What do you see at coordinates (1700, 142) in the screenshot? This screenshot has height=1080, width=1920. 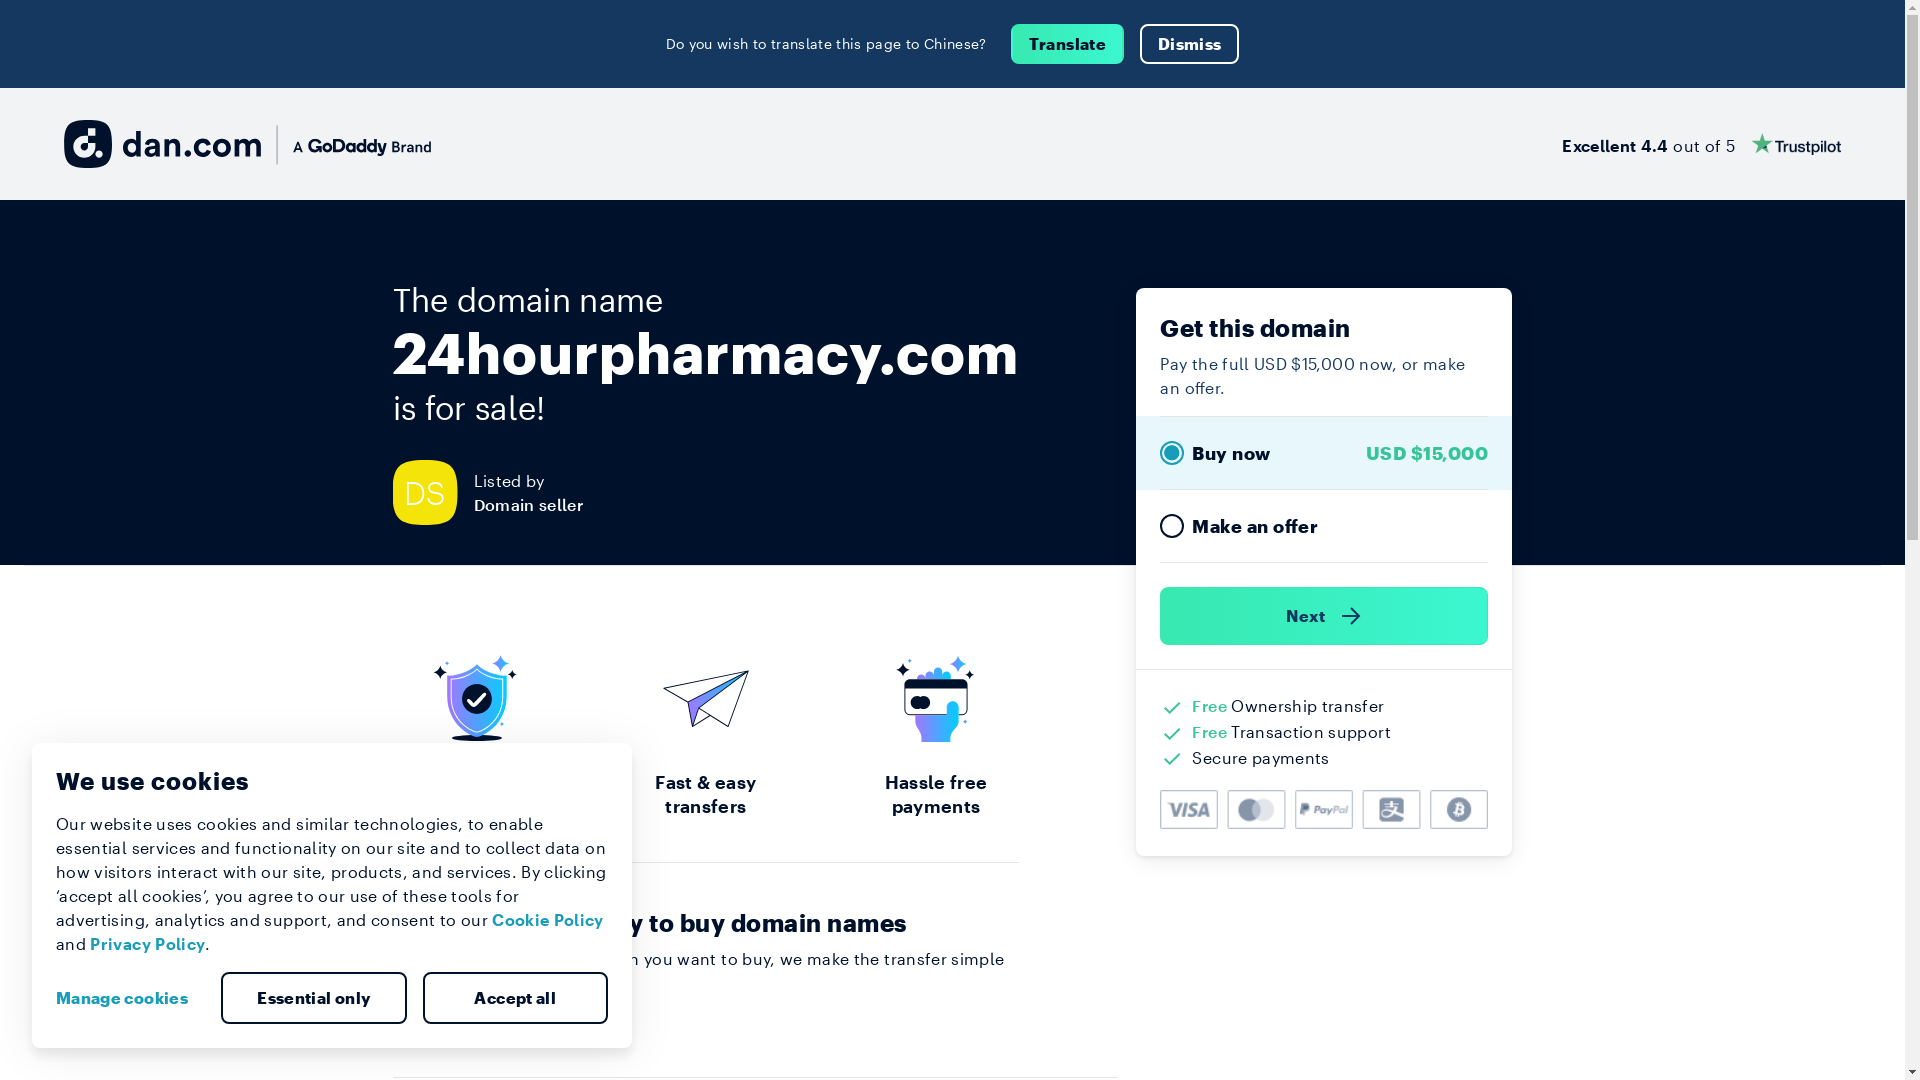 I see `'Excellent 4.4 out of 5'` at bounding box center [1700, 142].